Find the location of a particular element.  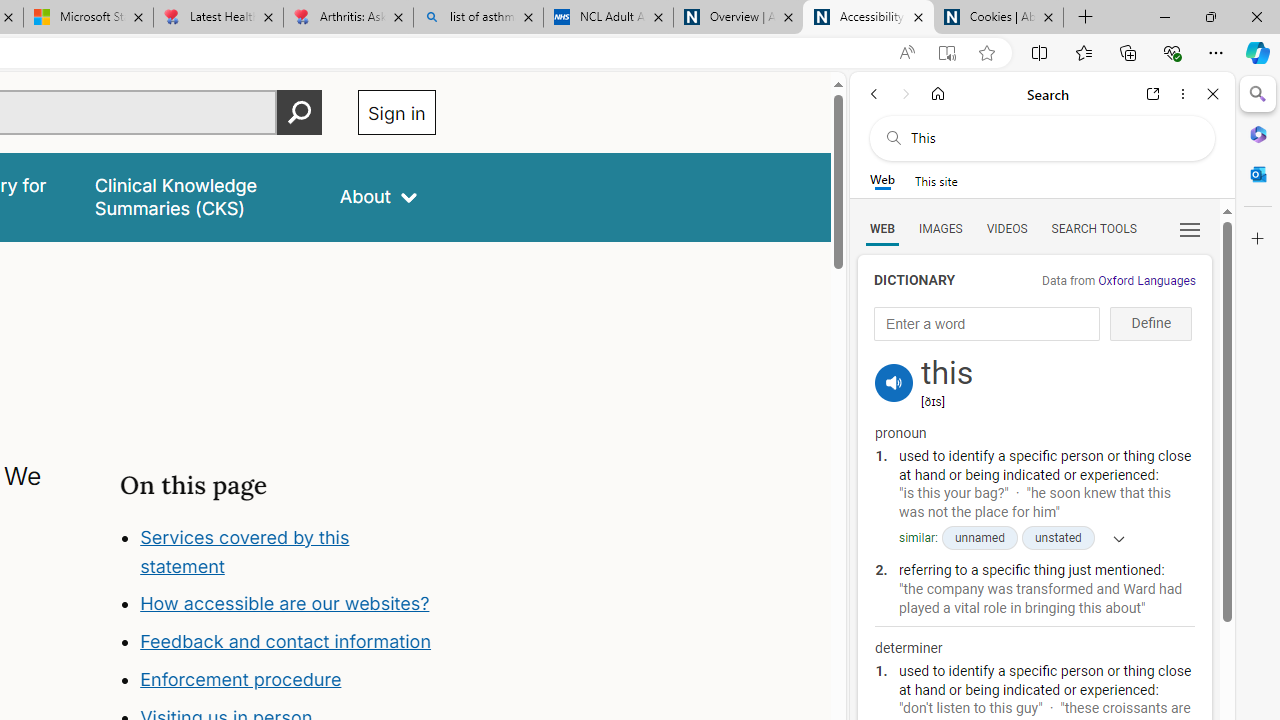

'pronounce' is located at coordinates (893, 383).